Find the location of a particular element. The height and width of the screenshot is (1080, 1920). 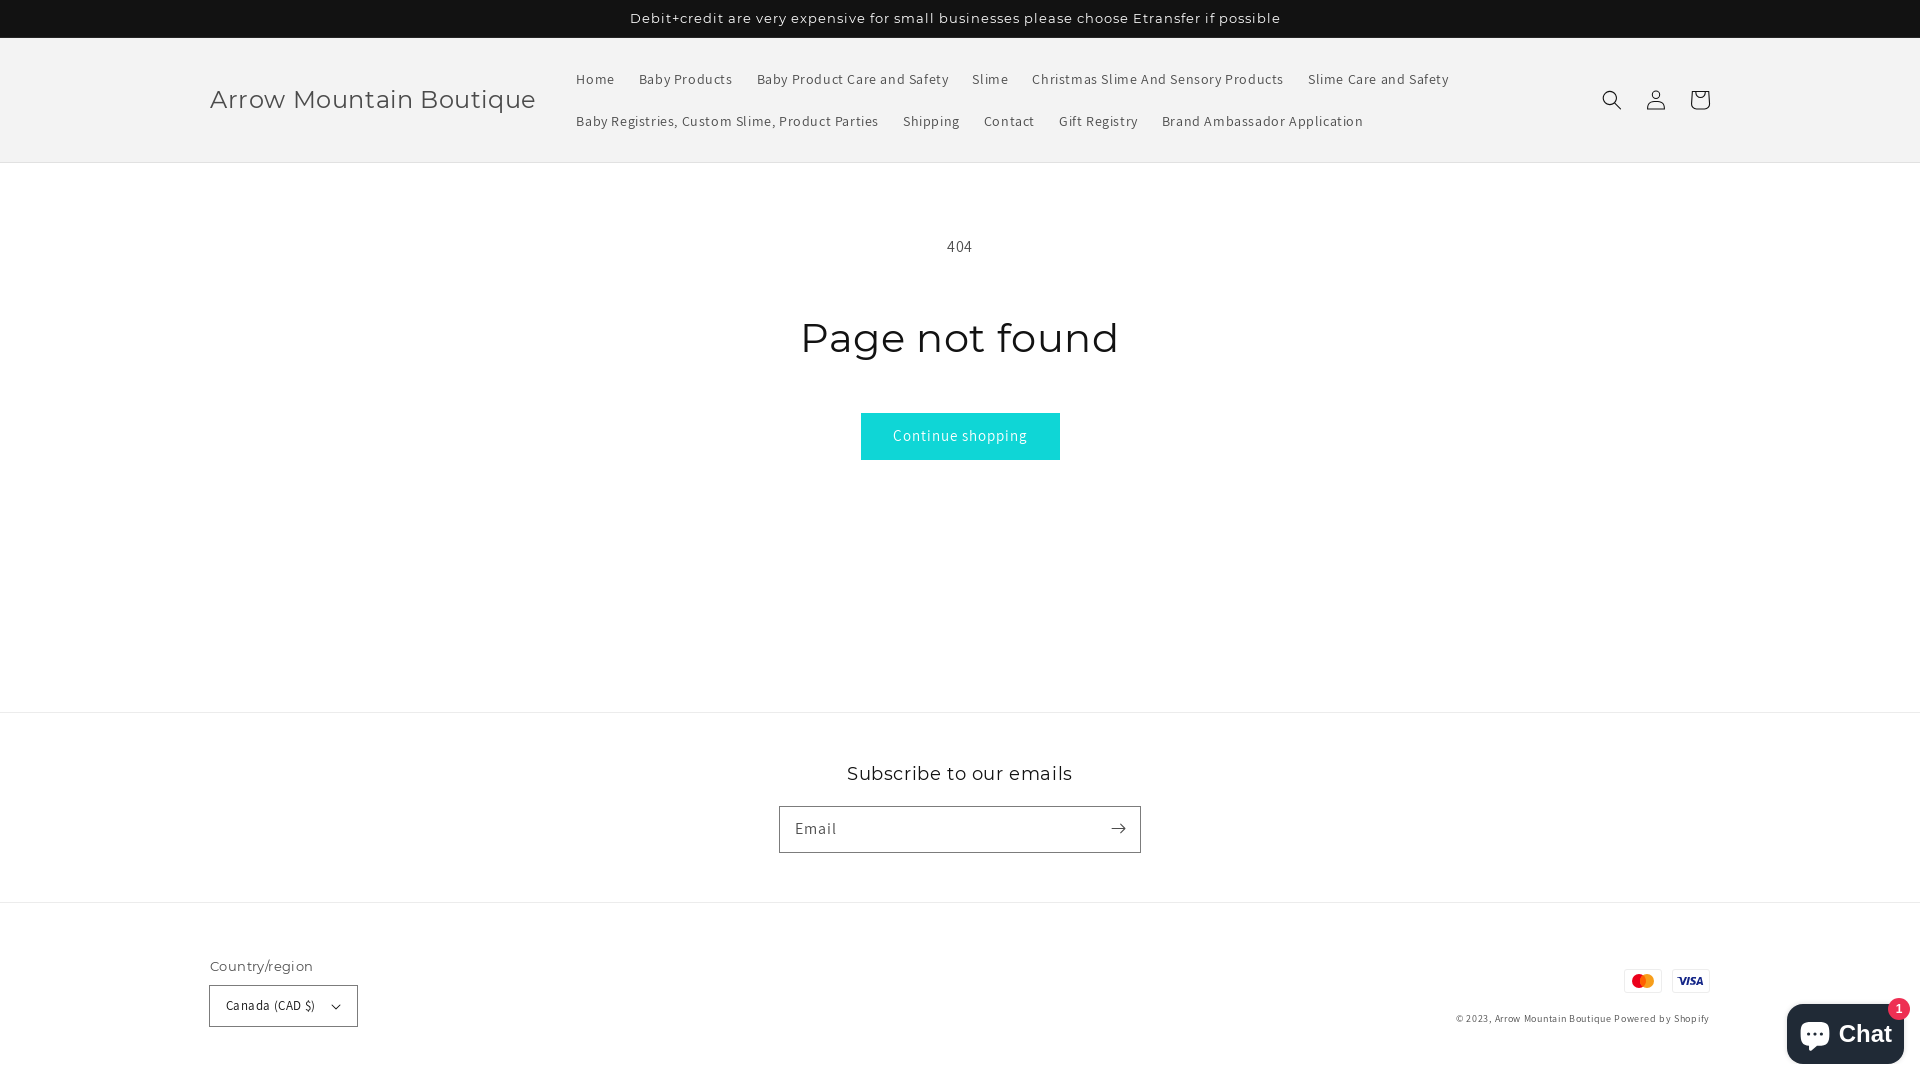

'Home' is located at coordinates (594, 77).